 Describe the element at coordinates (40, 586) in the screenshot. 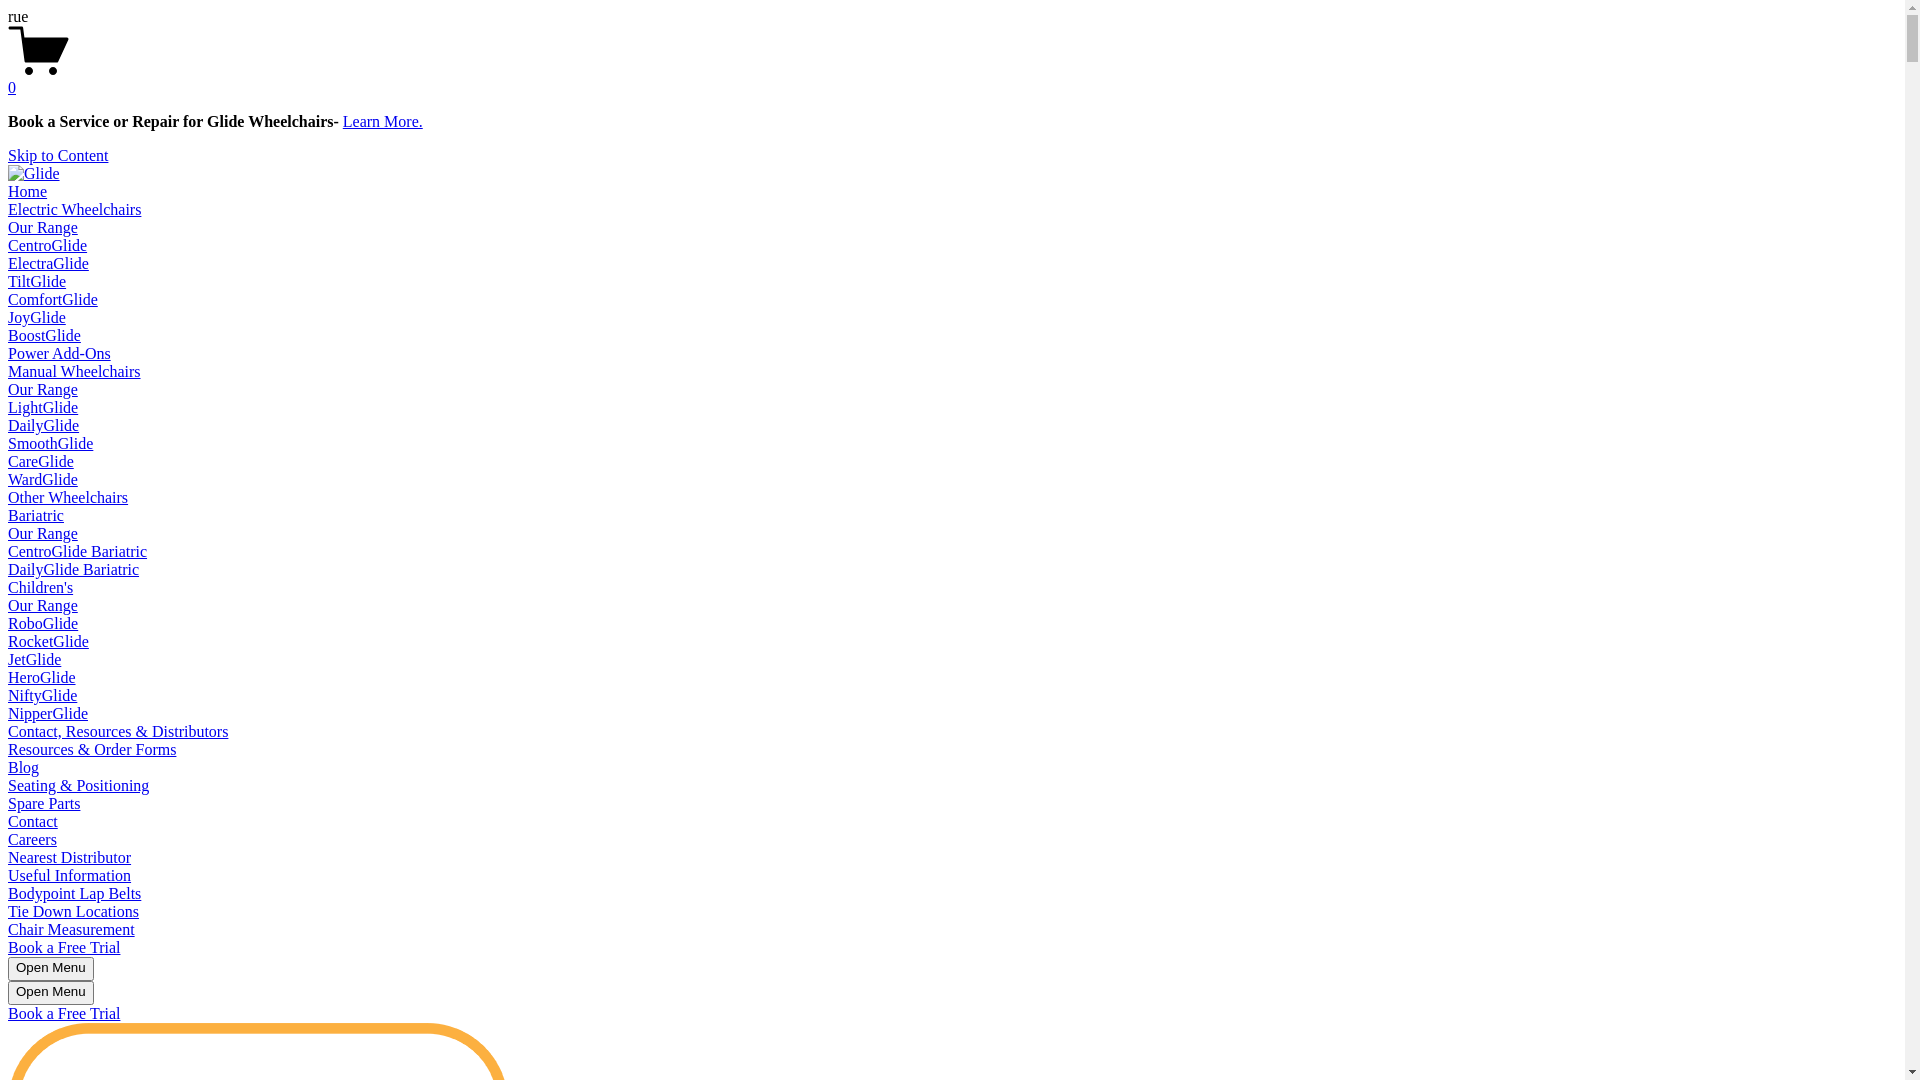

I see `'Children's'` at that location.